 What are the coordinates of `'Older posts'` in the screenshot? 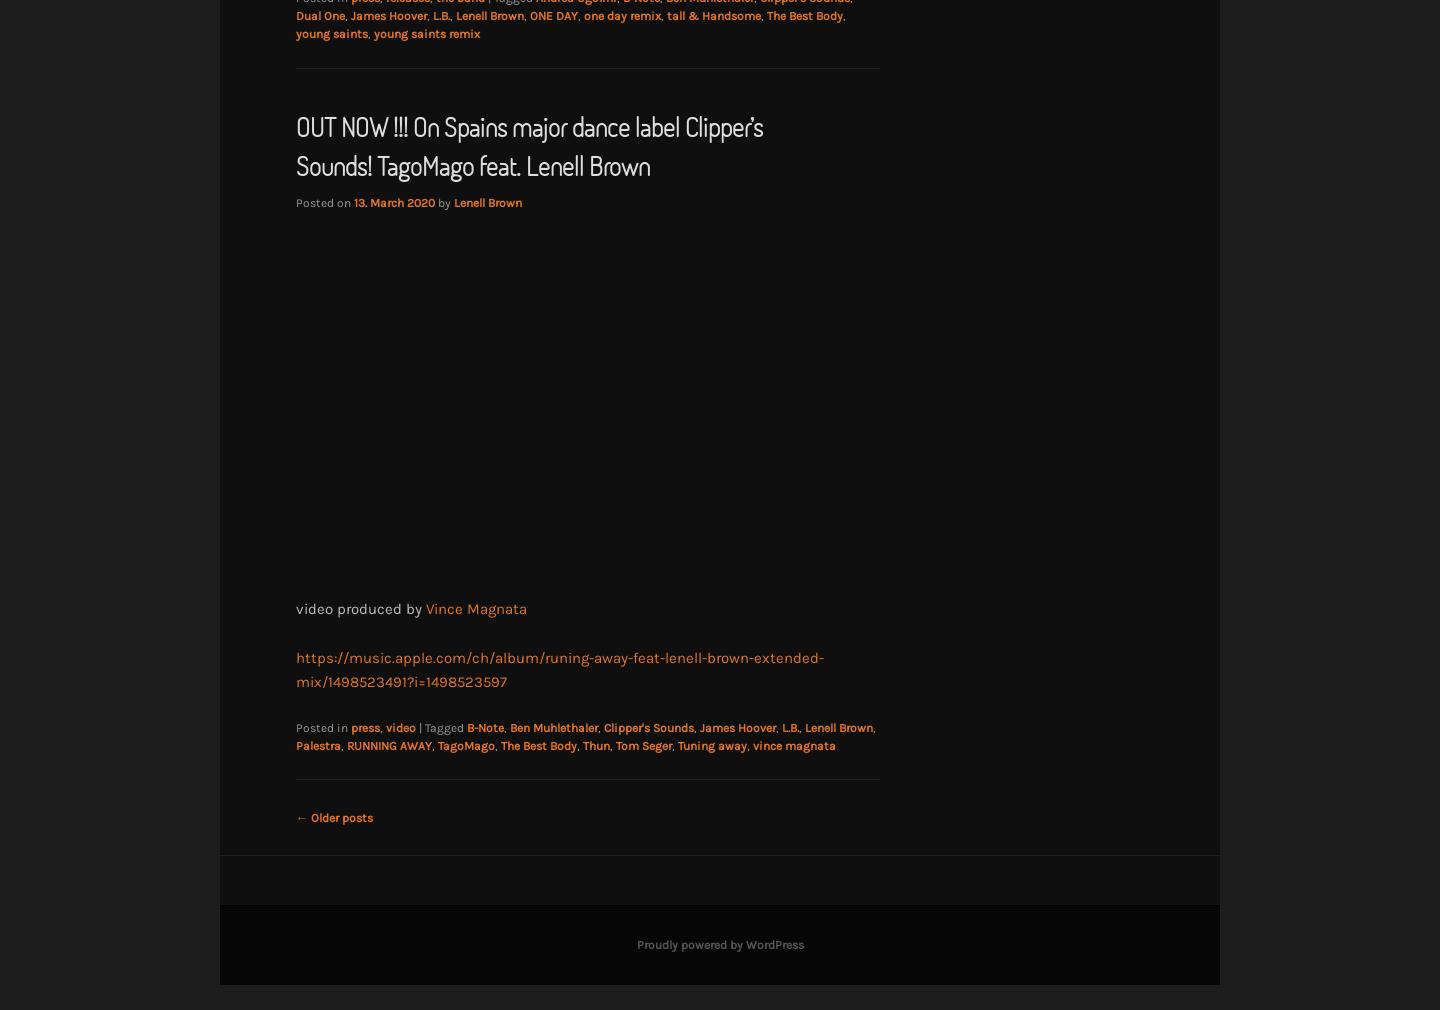 It's located at (340, 816).